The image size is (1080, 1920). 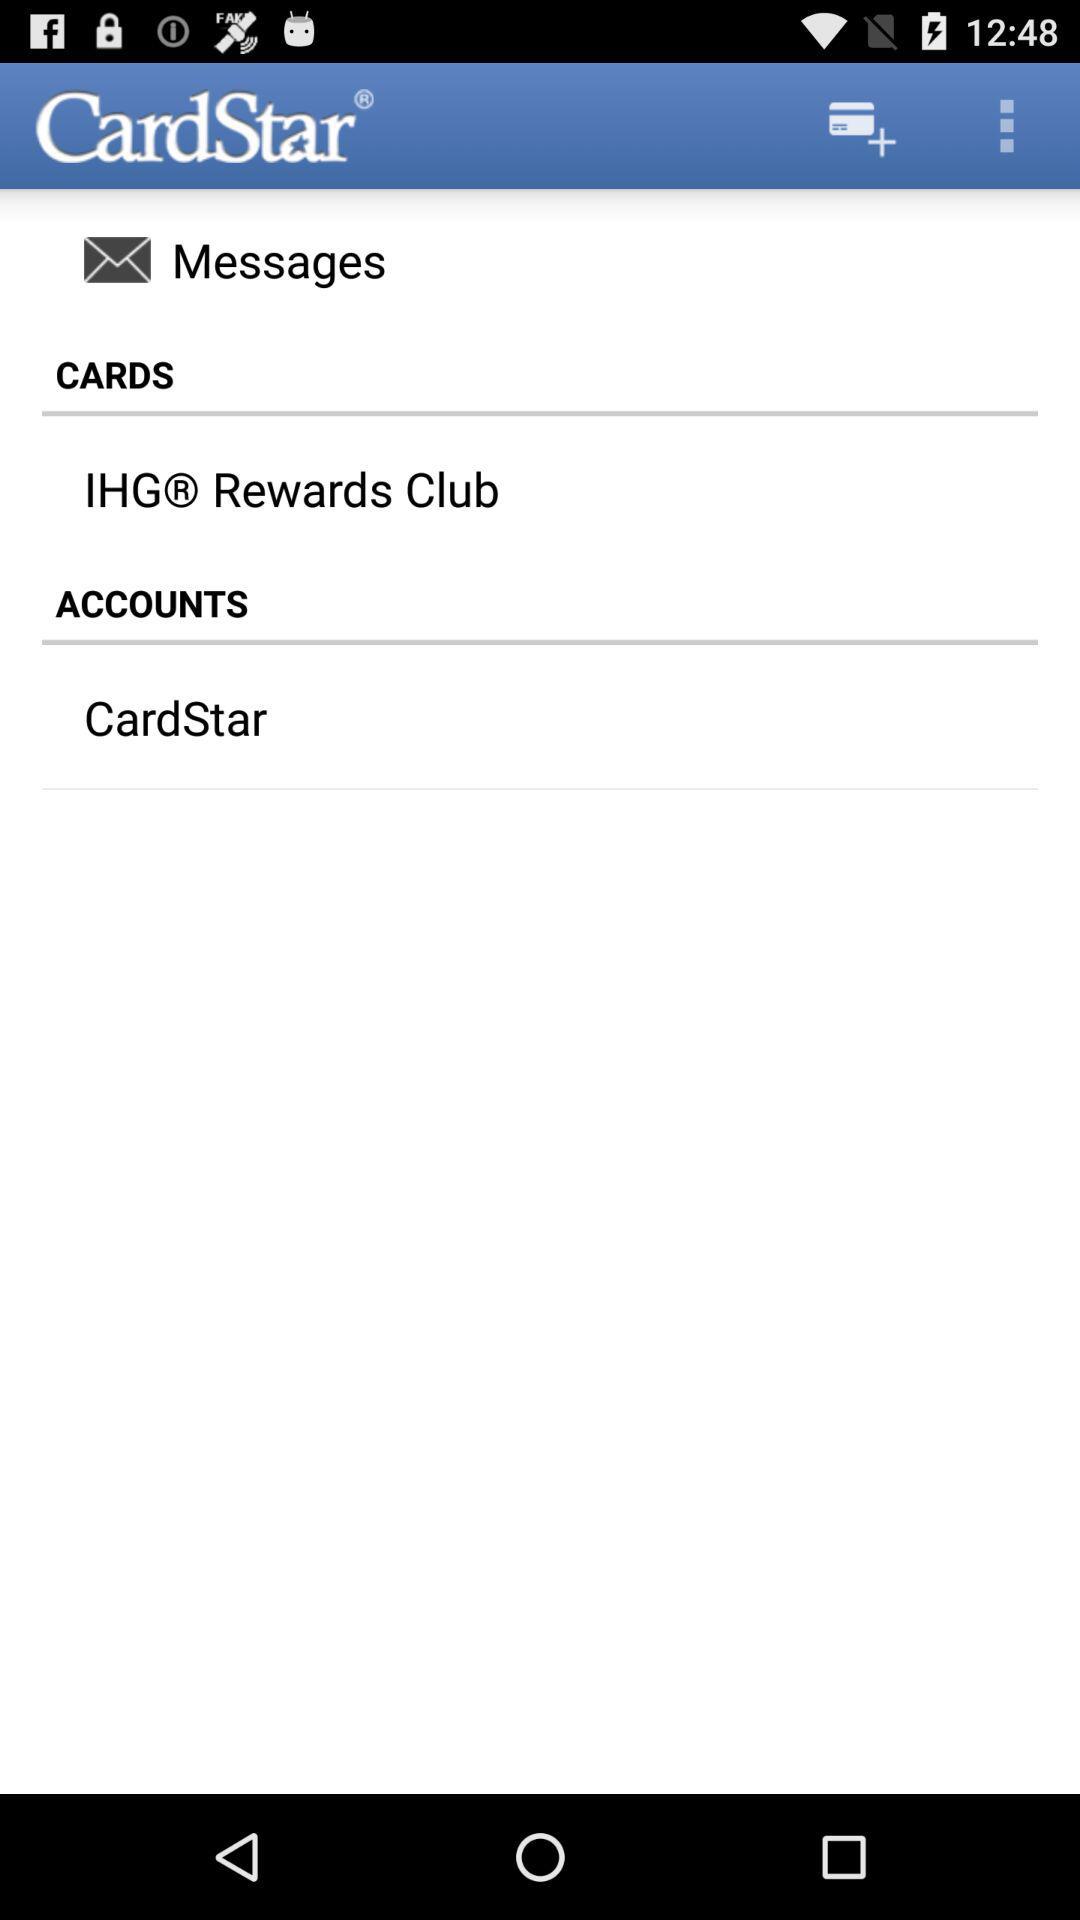 I want to click on item above the messages, so click(x=858, y=124).